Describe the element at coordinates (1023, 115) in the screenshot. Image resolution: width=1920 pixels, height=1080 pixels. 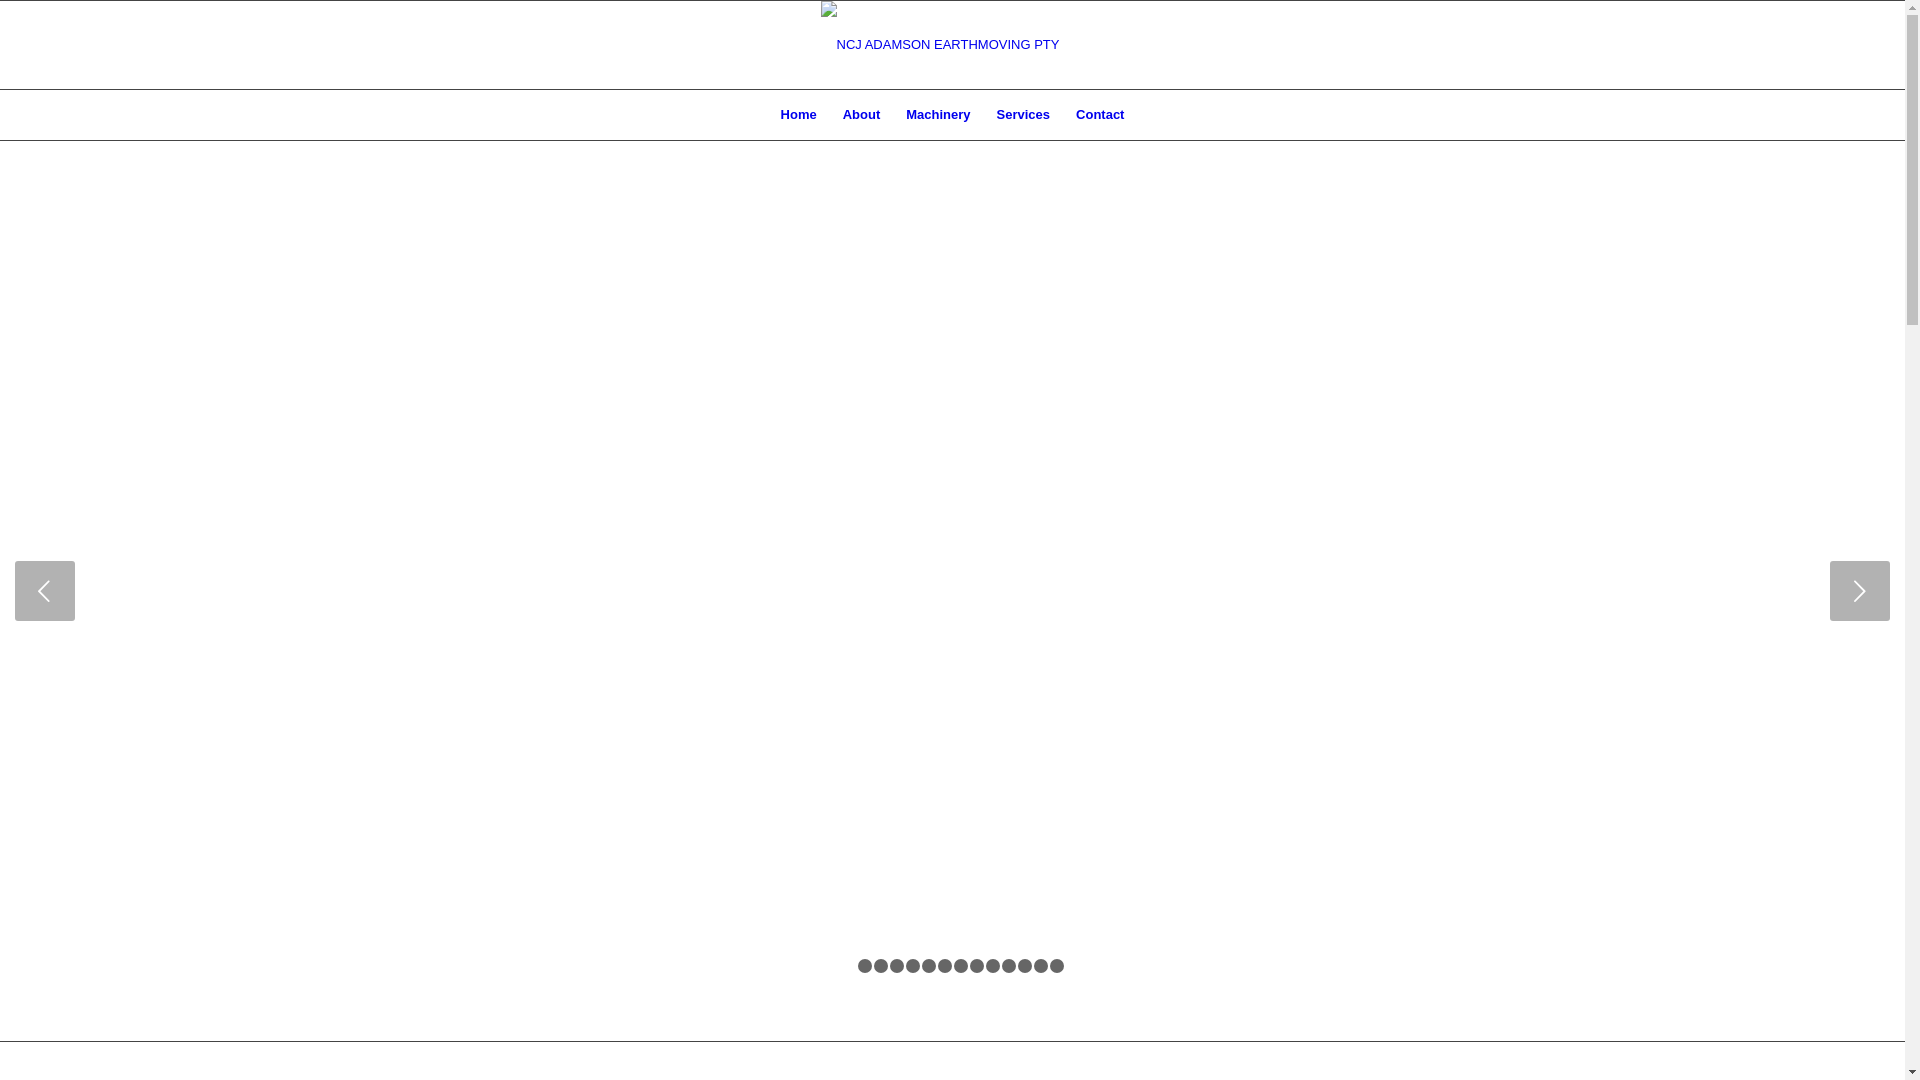
I see `'Services'` at that location.